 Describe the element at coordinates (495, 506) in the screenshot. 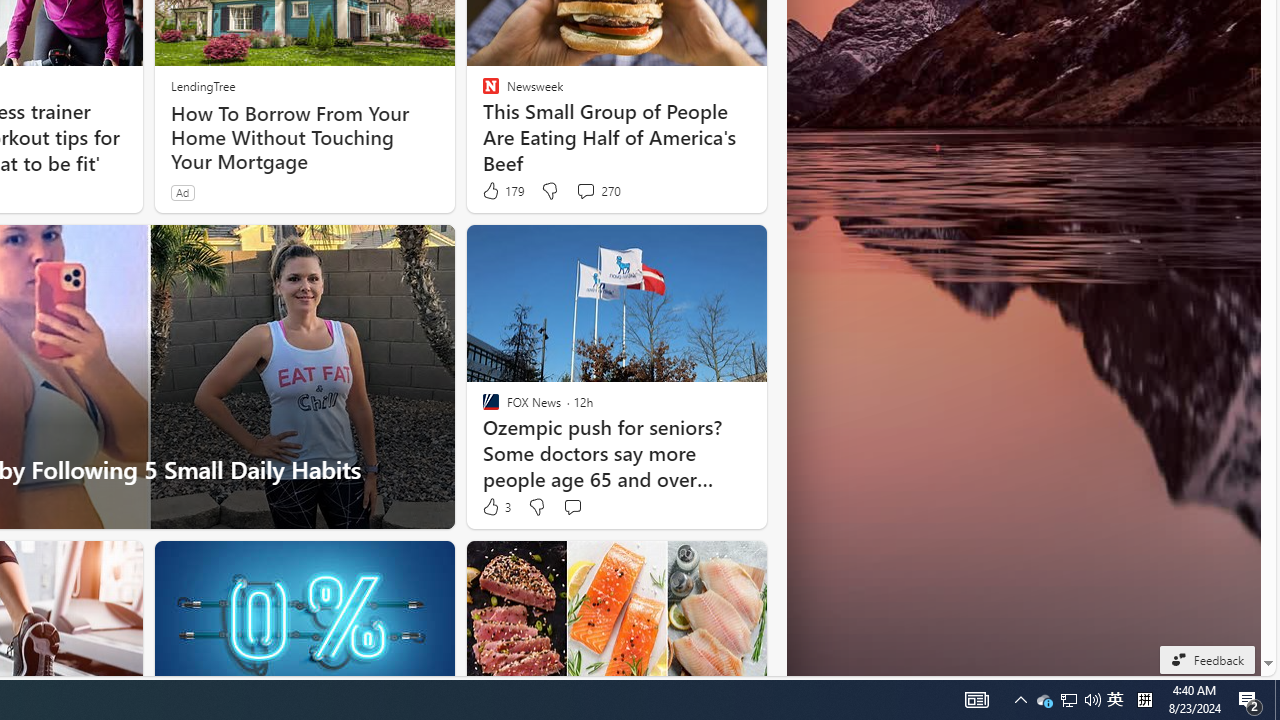

I see `'3 Like'` at that location.